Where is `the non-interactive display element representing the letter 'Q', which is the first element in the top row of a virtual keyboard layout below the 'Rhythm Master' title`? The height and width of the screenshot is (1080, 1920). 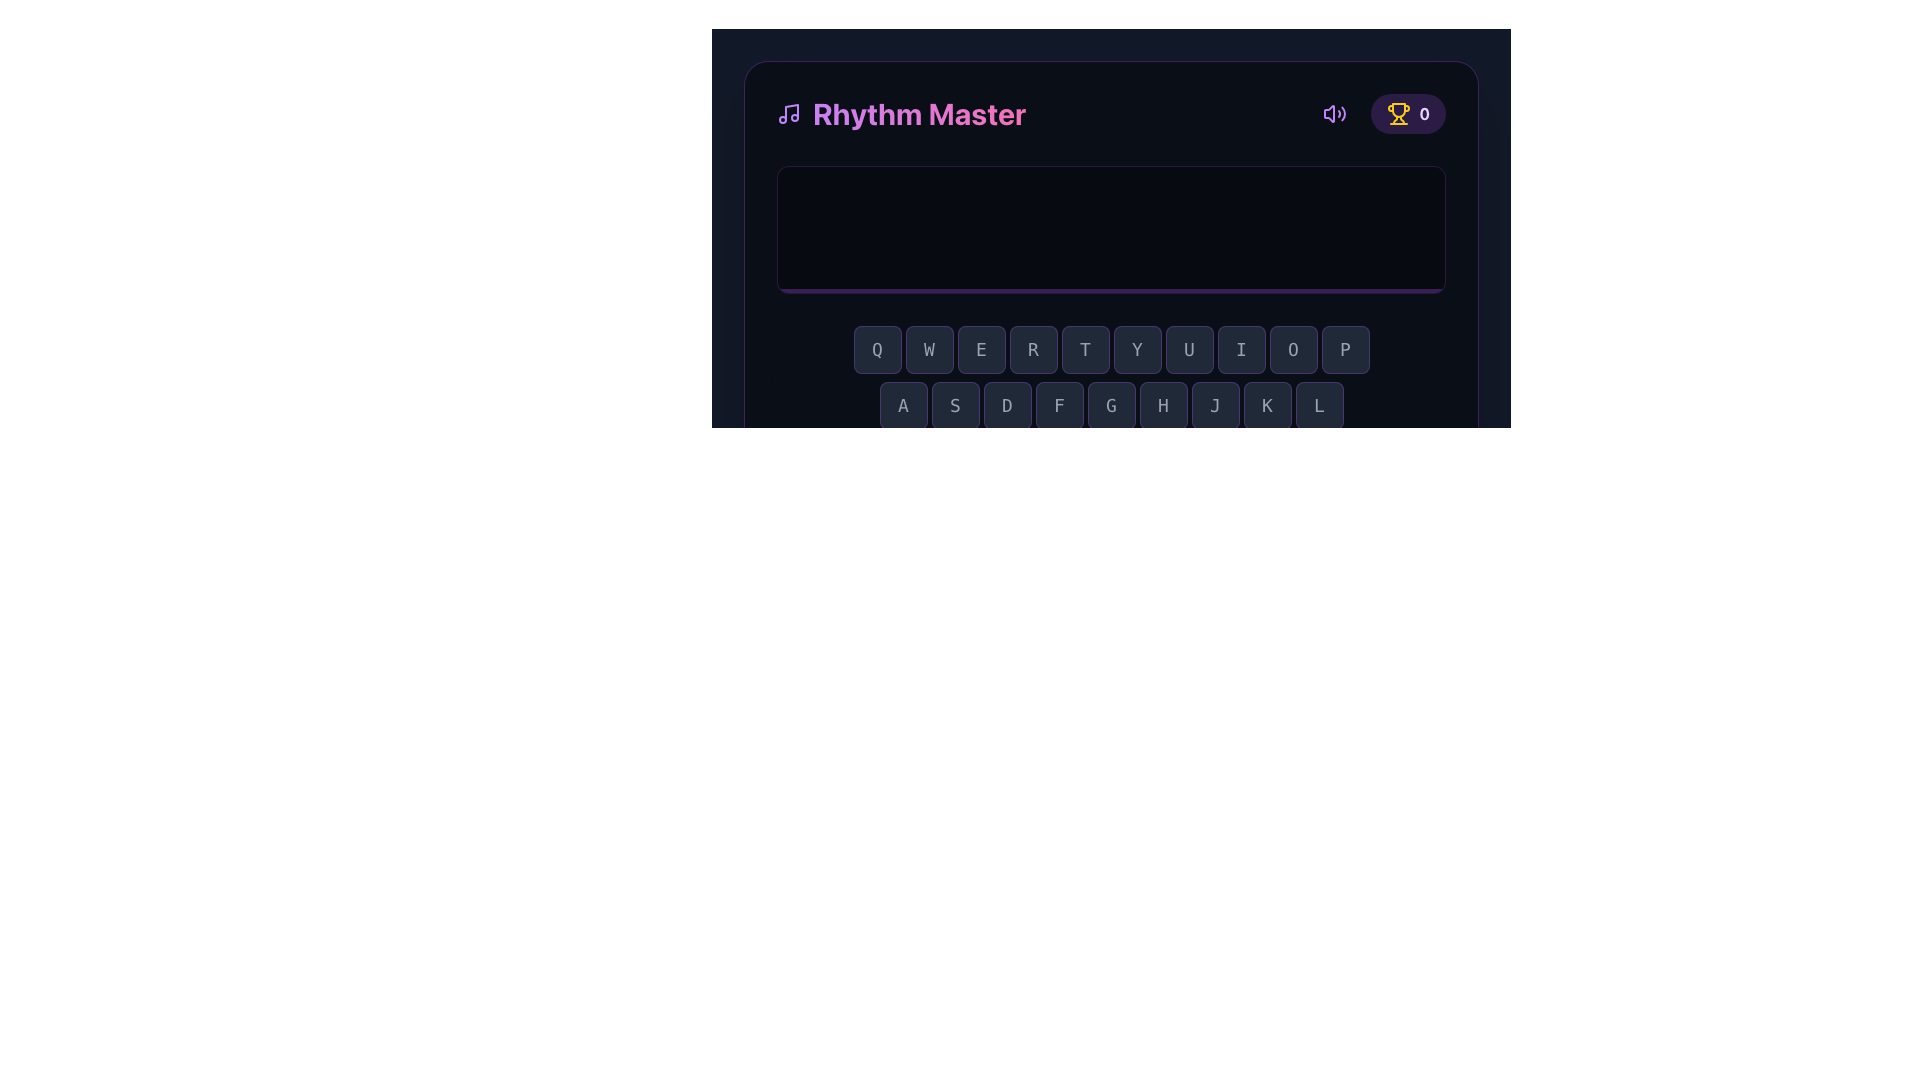 the non-interactive display element representing the letter 'Q', which is the first element in the top row of a virtual keyboard layout below the 'Rhythm Master' title is located at coordinates (877, 349).